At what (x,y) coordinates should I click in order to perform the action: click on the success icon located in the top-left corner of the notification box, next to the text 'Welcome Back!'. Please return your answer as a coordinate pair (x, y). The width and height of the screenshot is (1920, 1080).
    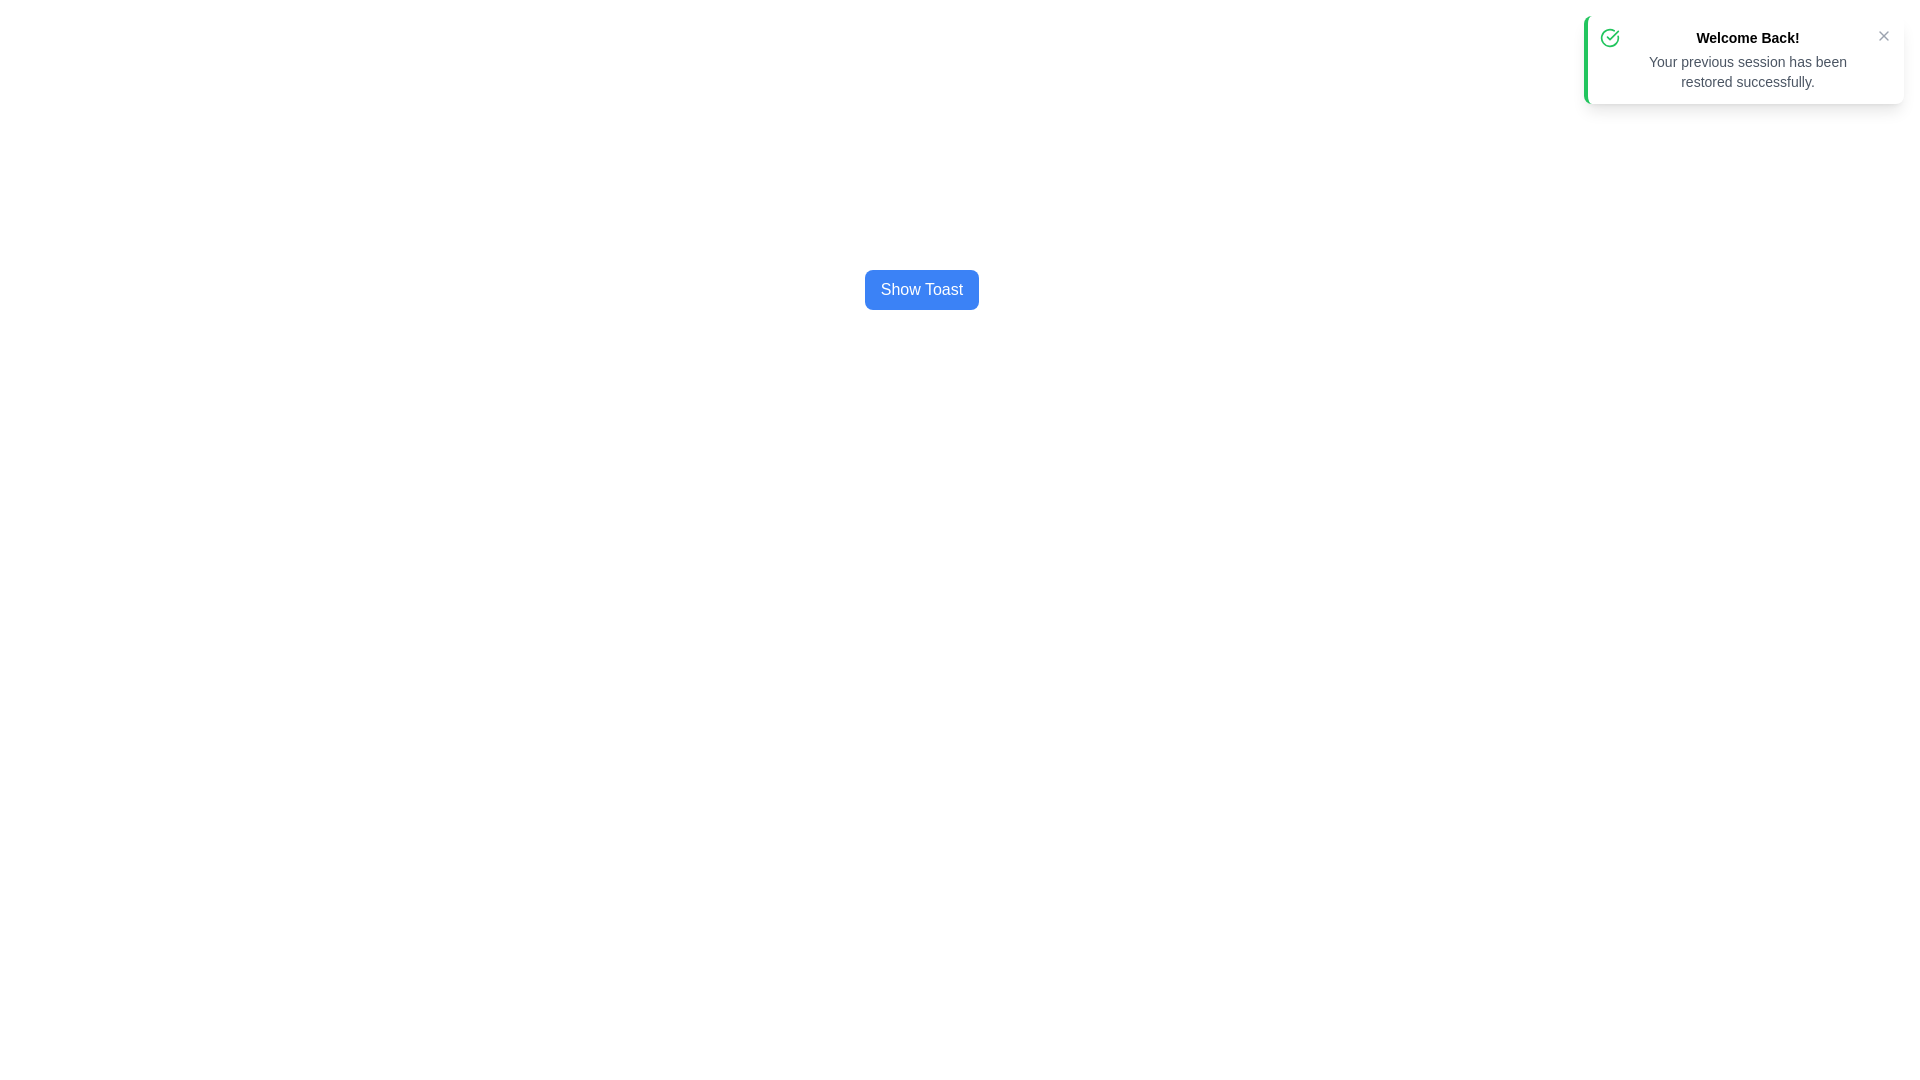
    Looking at the image, I should click on (1609, 38).